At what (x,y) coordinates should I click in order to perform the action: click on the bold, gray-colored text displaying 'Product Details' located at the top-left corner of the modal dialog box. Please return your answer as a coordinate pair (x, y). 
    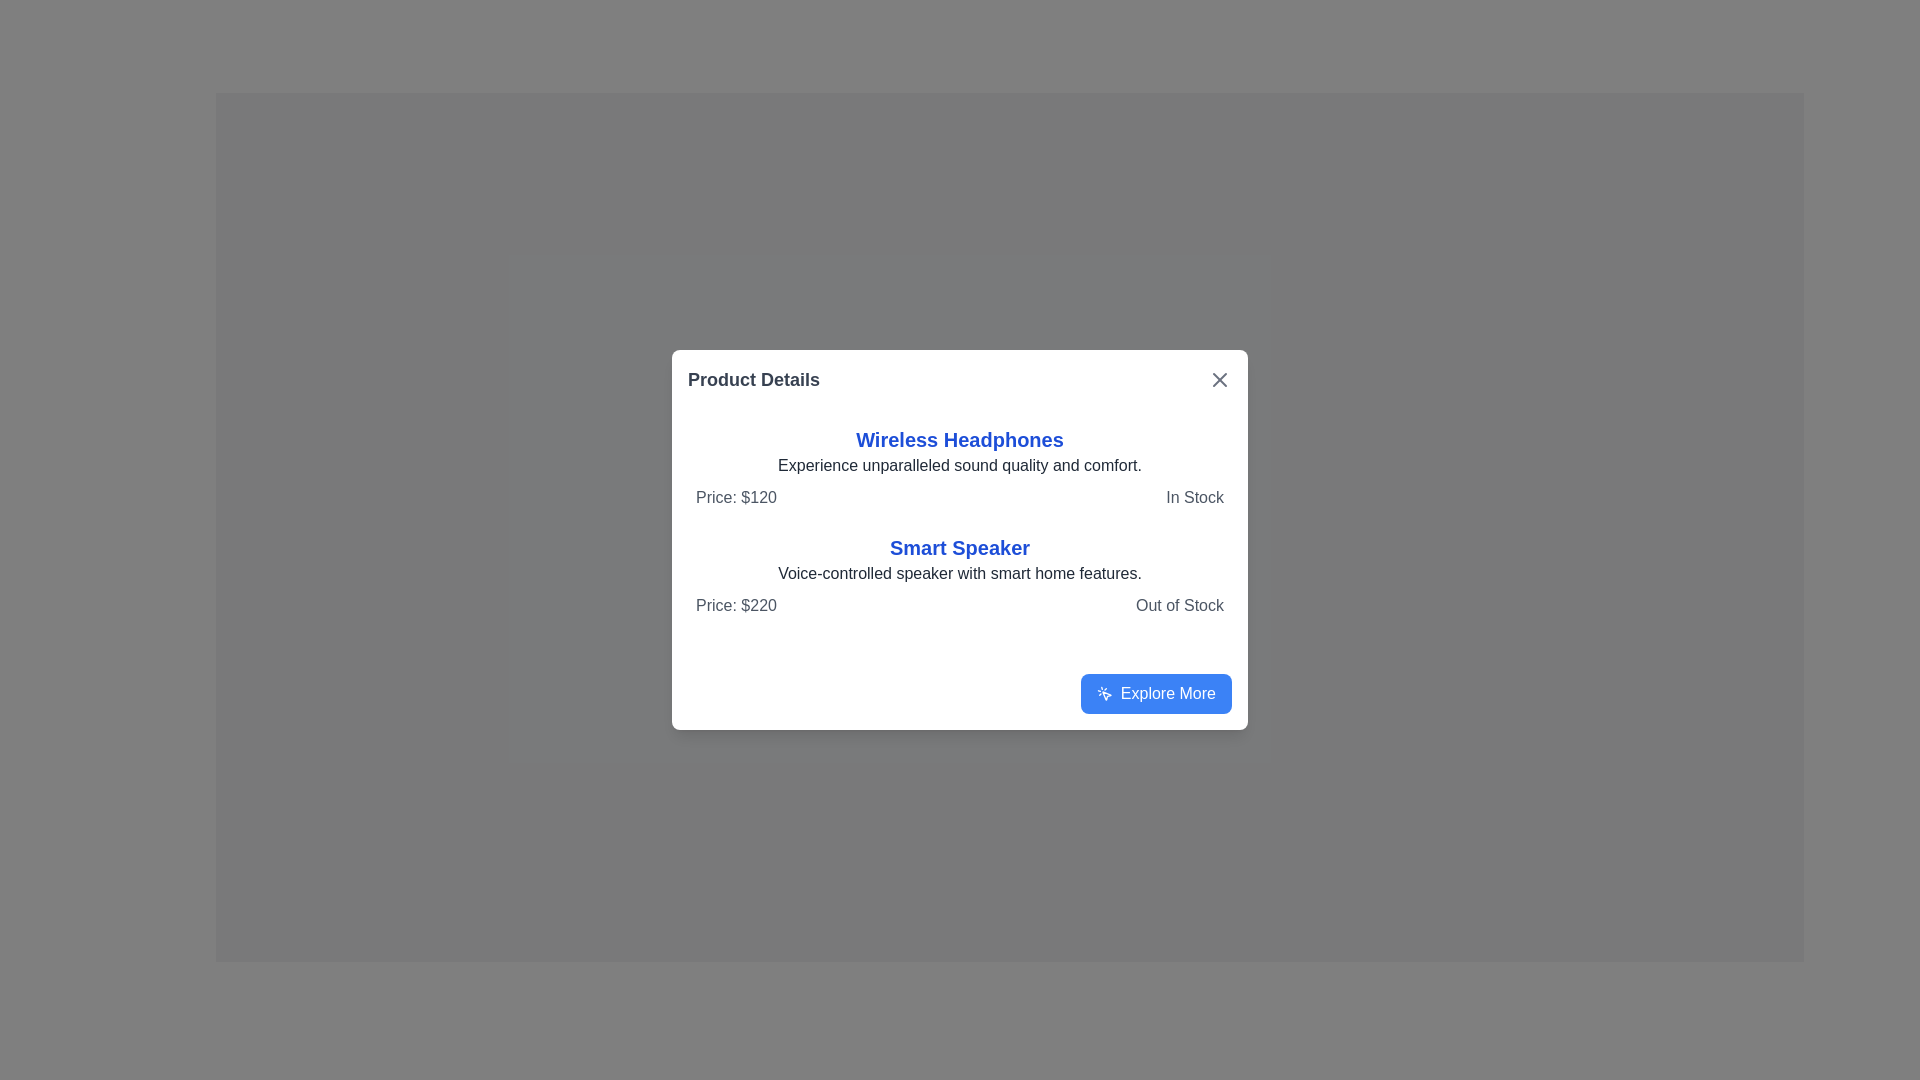
    Looking at the image, I should click on (752, 380).